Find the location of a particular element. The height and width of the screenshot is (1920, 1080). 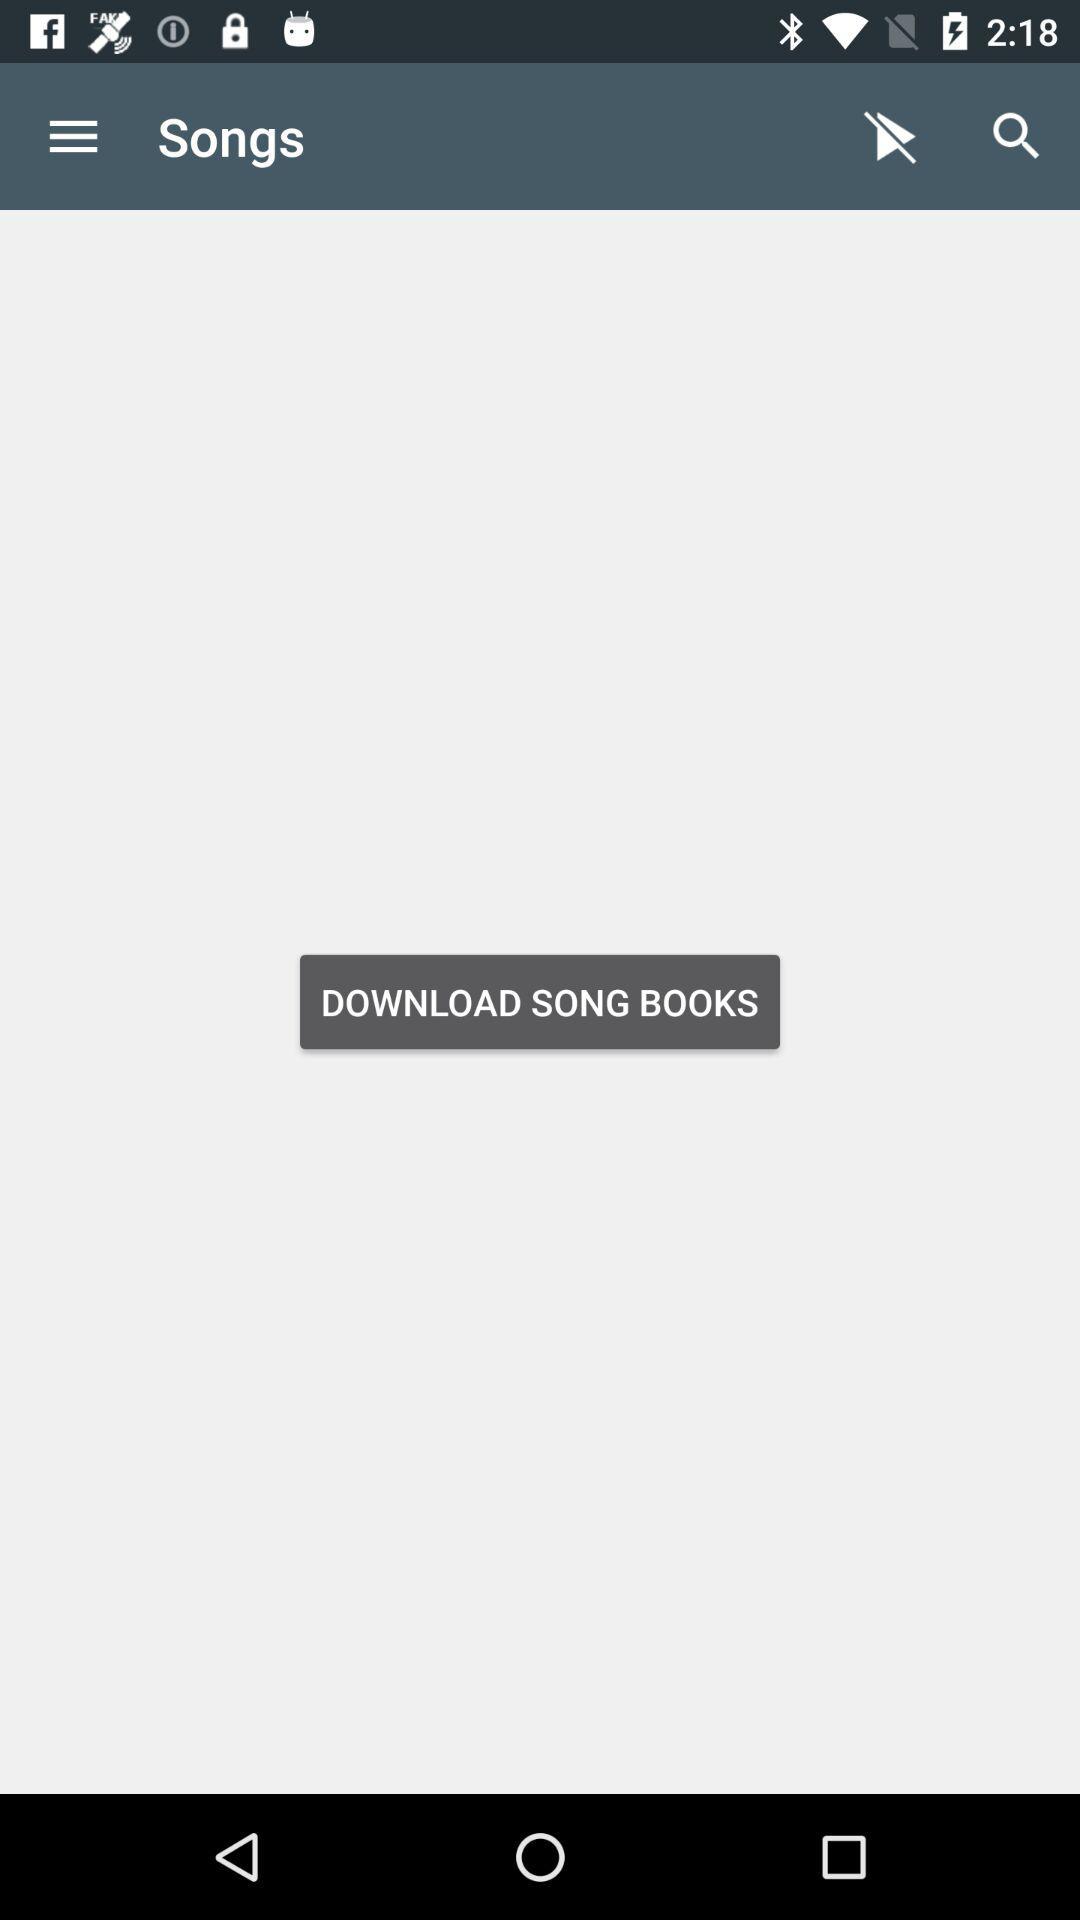

app to the right of songs icon is located at coordinates (890, 135).